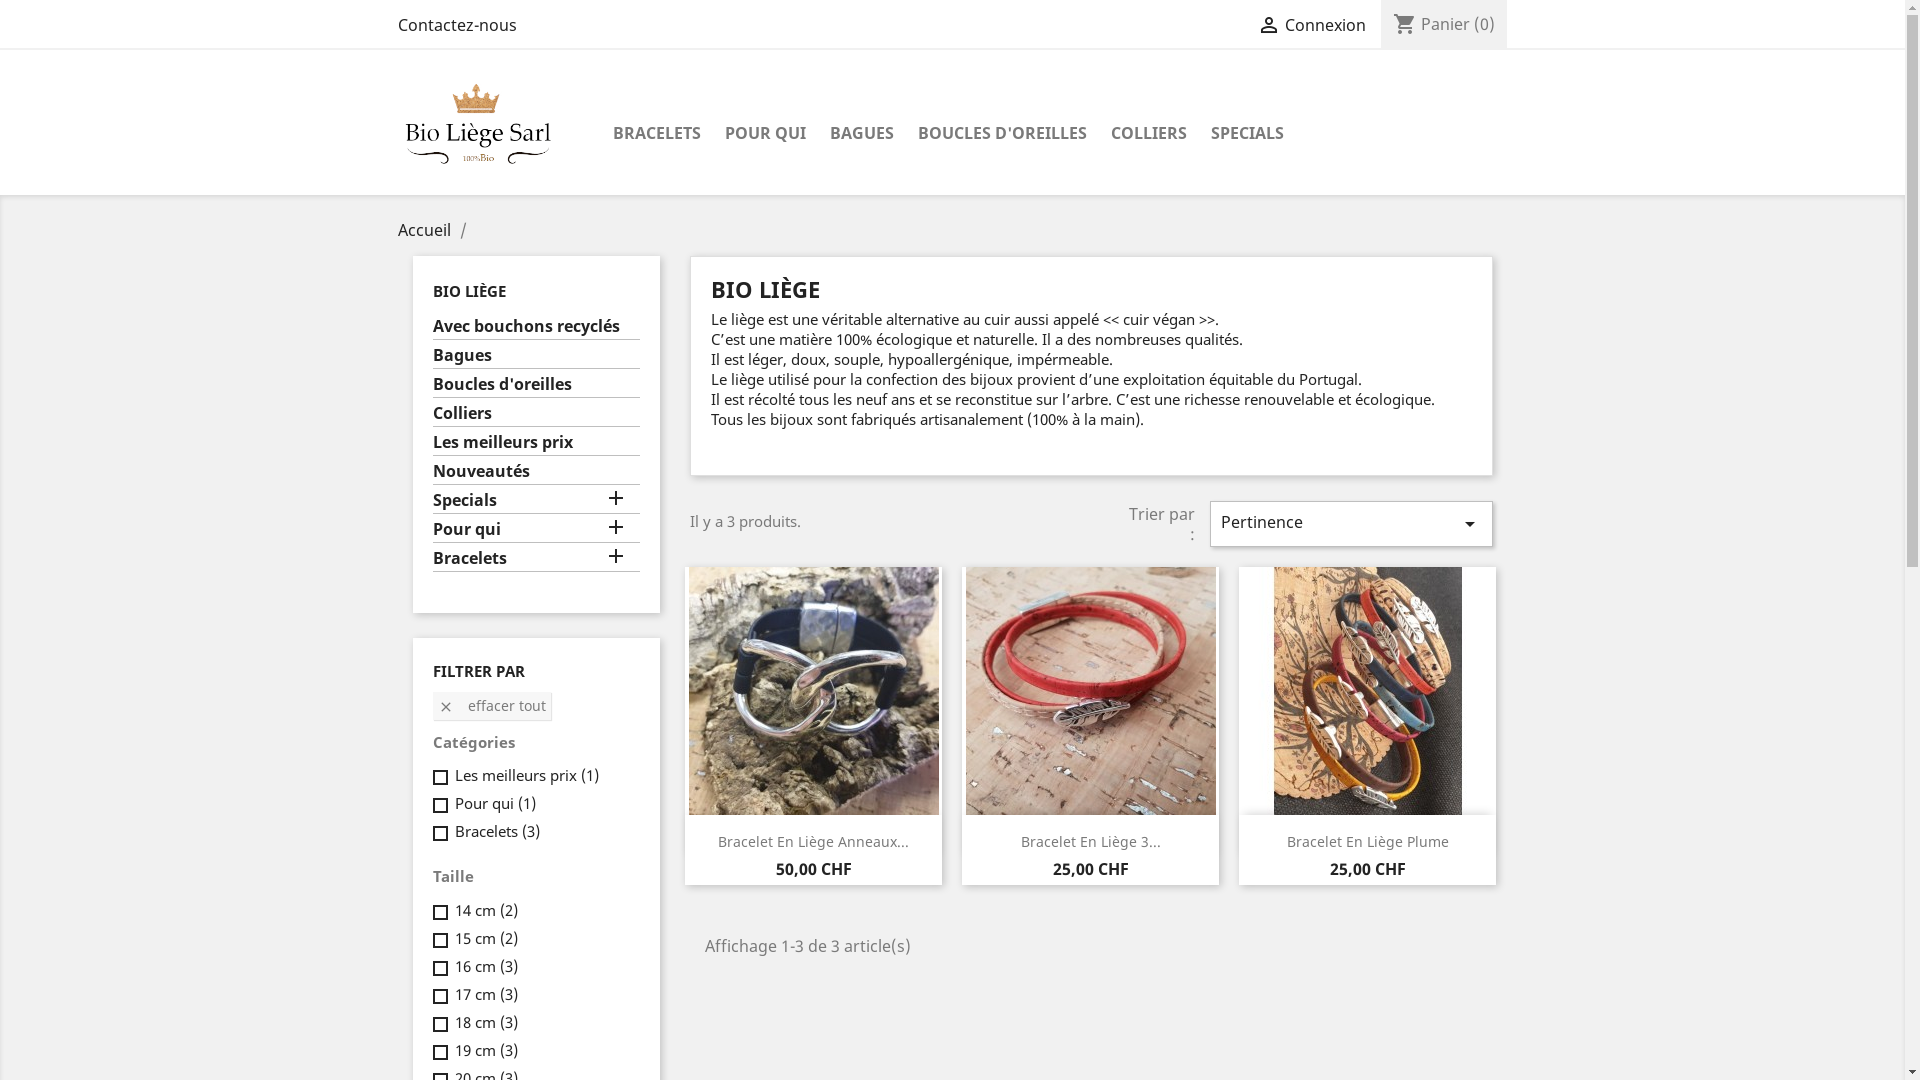 The width and height of the screenshot is (1920, 1080). What do you see at coordinates (1147, 134) in the screenshot?
I see `'COLLIERS'` at bounding box center [1147, 134].